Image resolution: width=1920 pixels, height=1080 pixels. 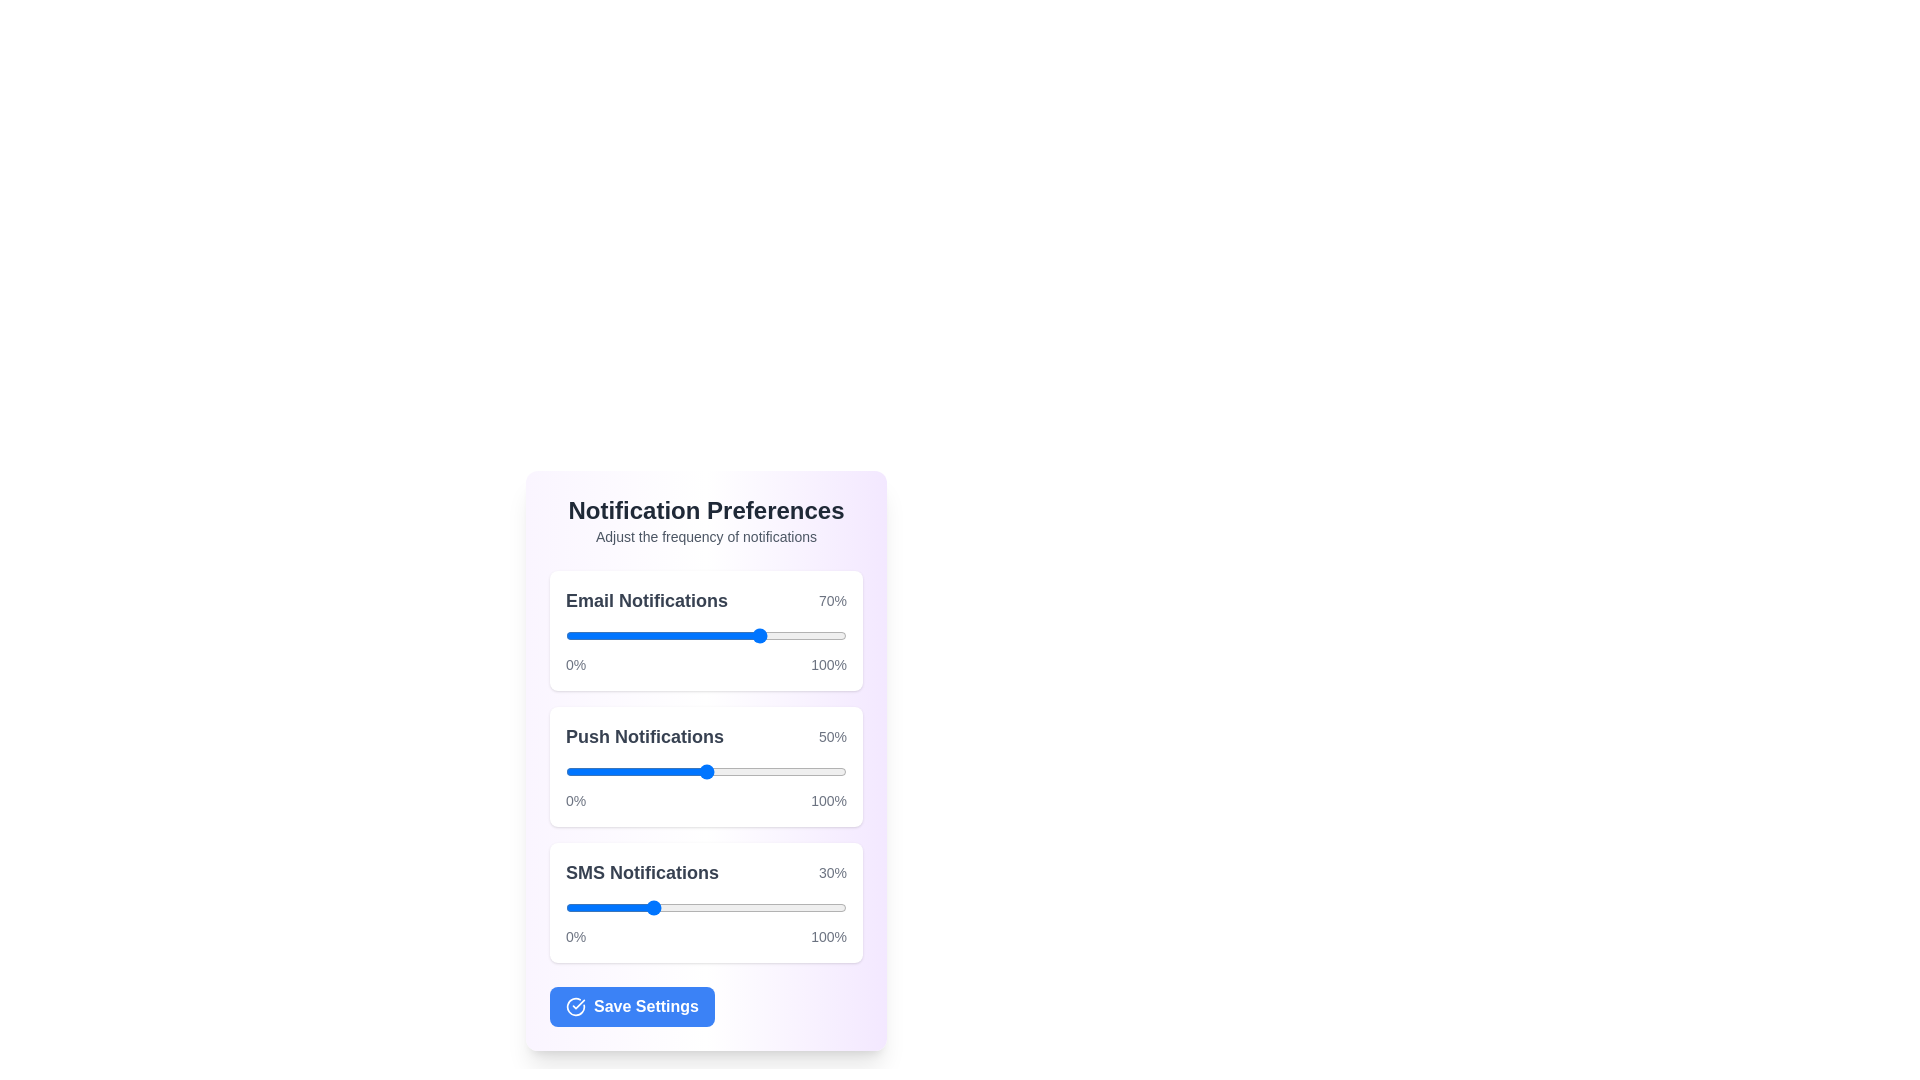 What do you see at coordinates (784, 907) in the screenshot?
I see `SMS notification slider` at bounding box center [784, 907].